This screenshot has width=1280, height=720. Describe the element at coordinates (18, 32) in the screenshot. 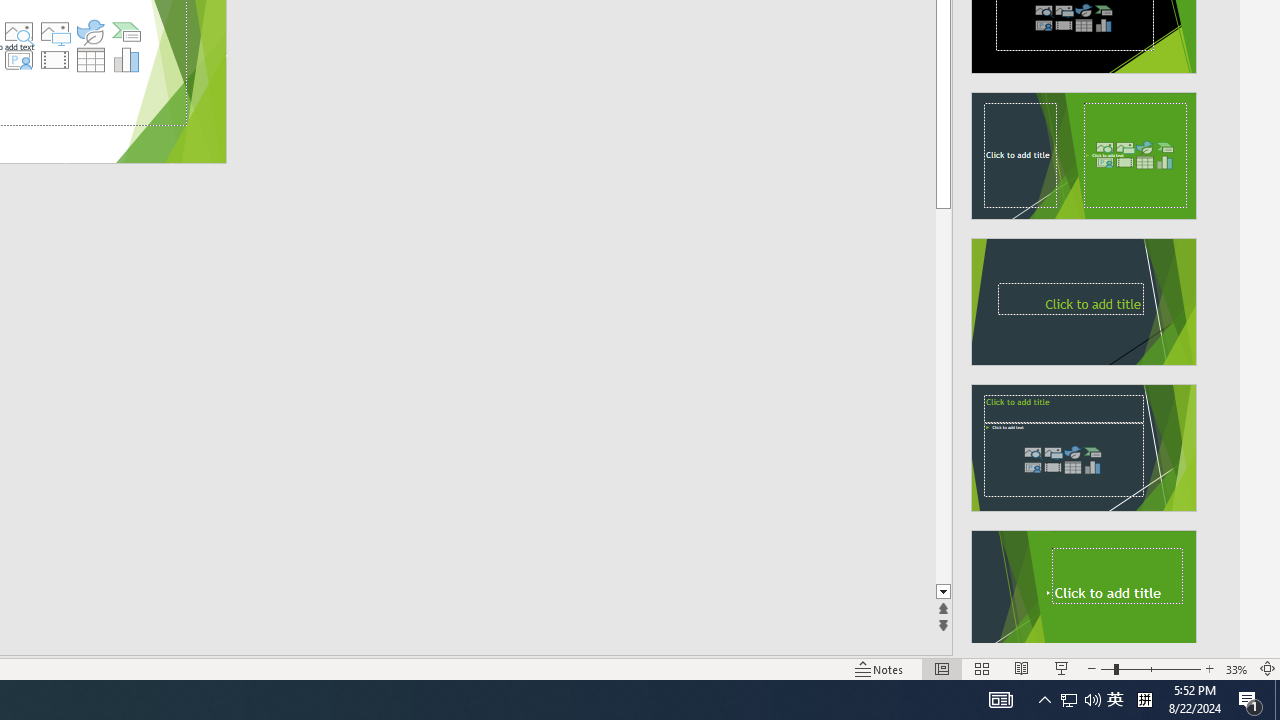

I see `'Stock Images'` at that location.